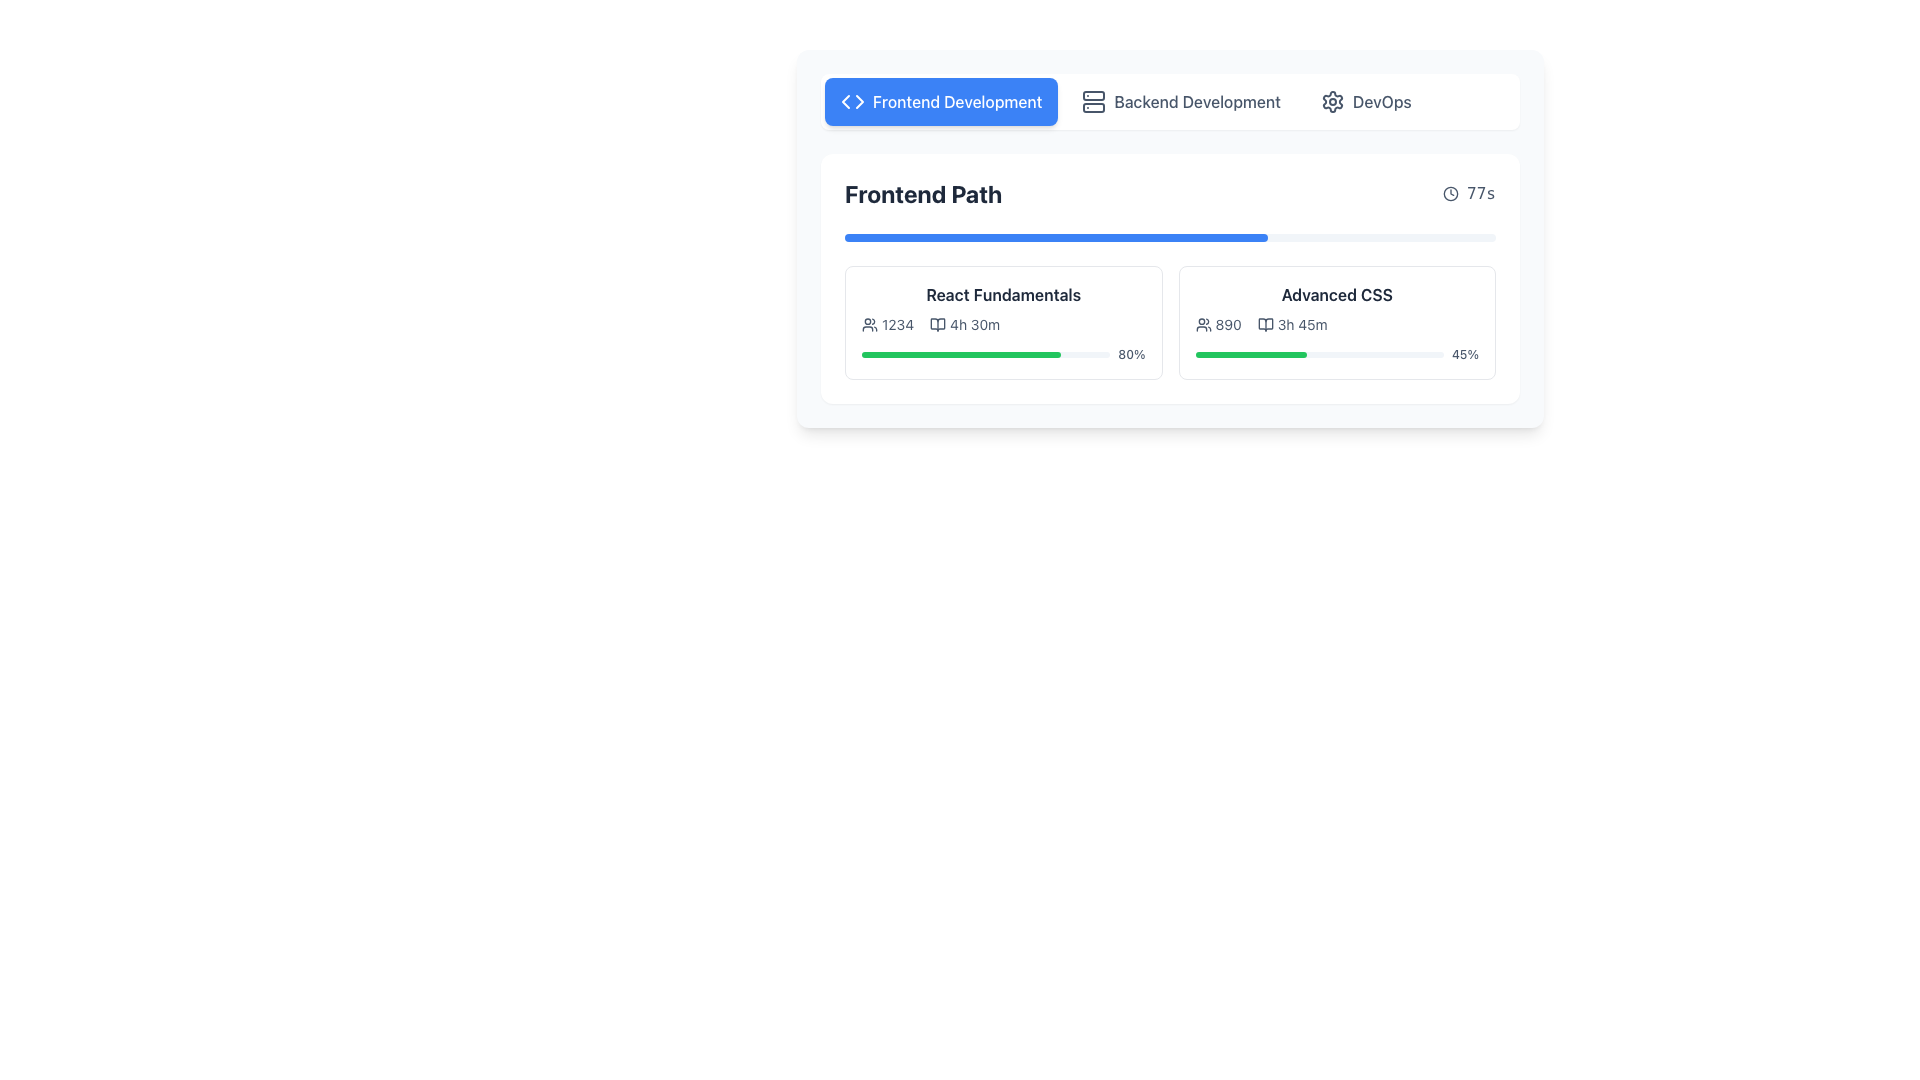  I want to click on the progress indicator displayed as a green progress bar with a percentage label of '45%' located at the bottom part of the 'Advanced CSS' card, so click(1337, 353).